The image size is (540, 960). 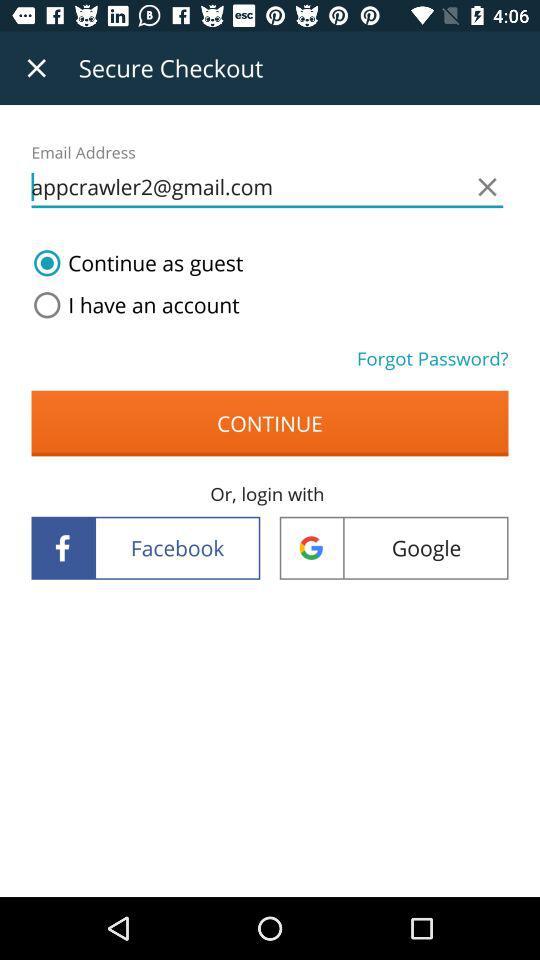 What do you see at coordinates (36, 68) in the screenshot?
I see `the app next to secure checkout` at bounding box center [36, 68].